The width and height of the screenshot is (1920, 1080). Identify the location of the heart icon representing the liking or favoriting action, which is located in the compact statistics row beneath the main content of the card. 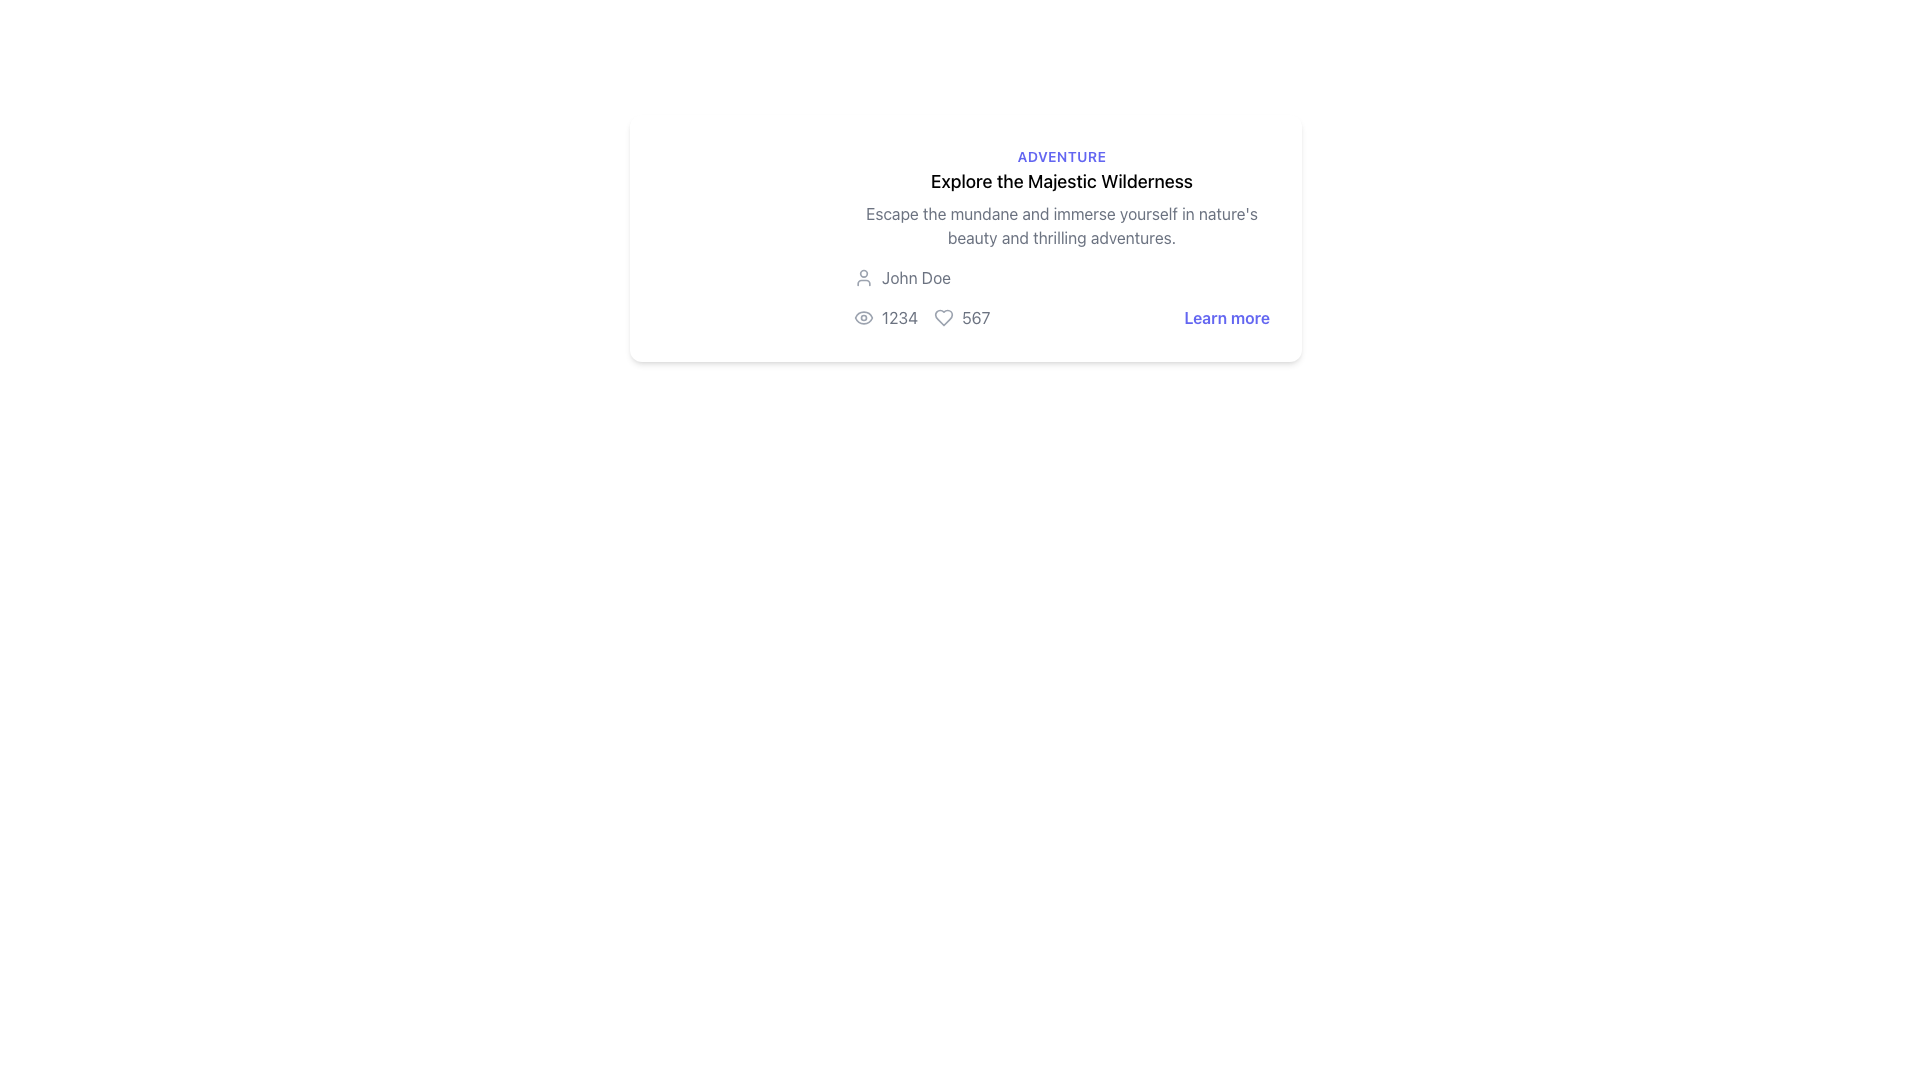
(943, 316).